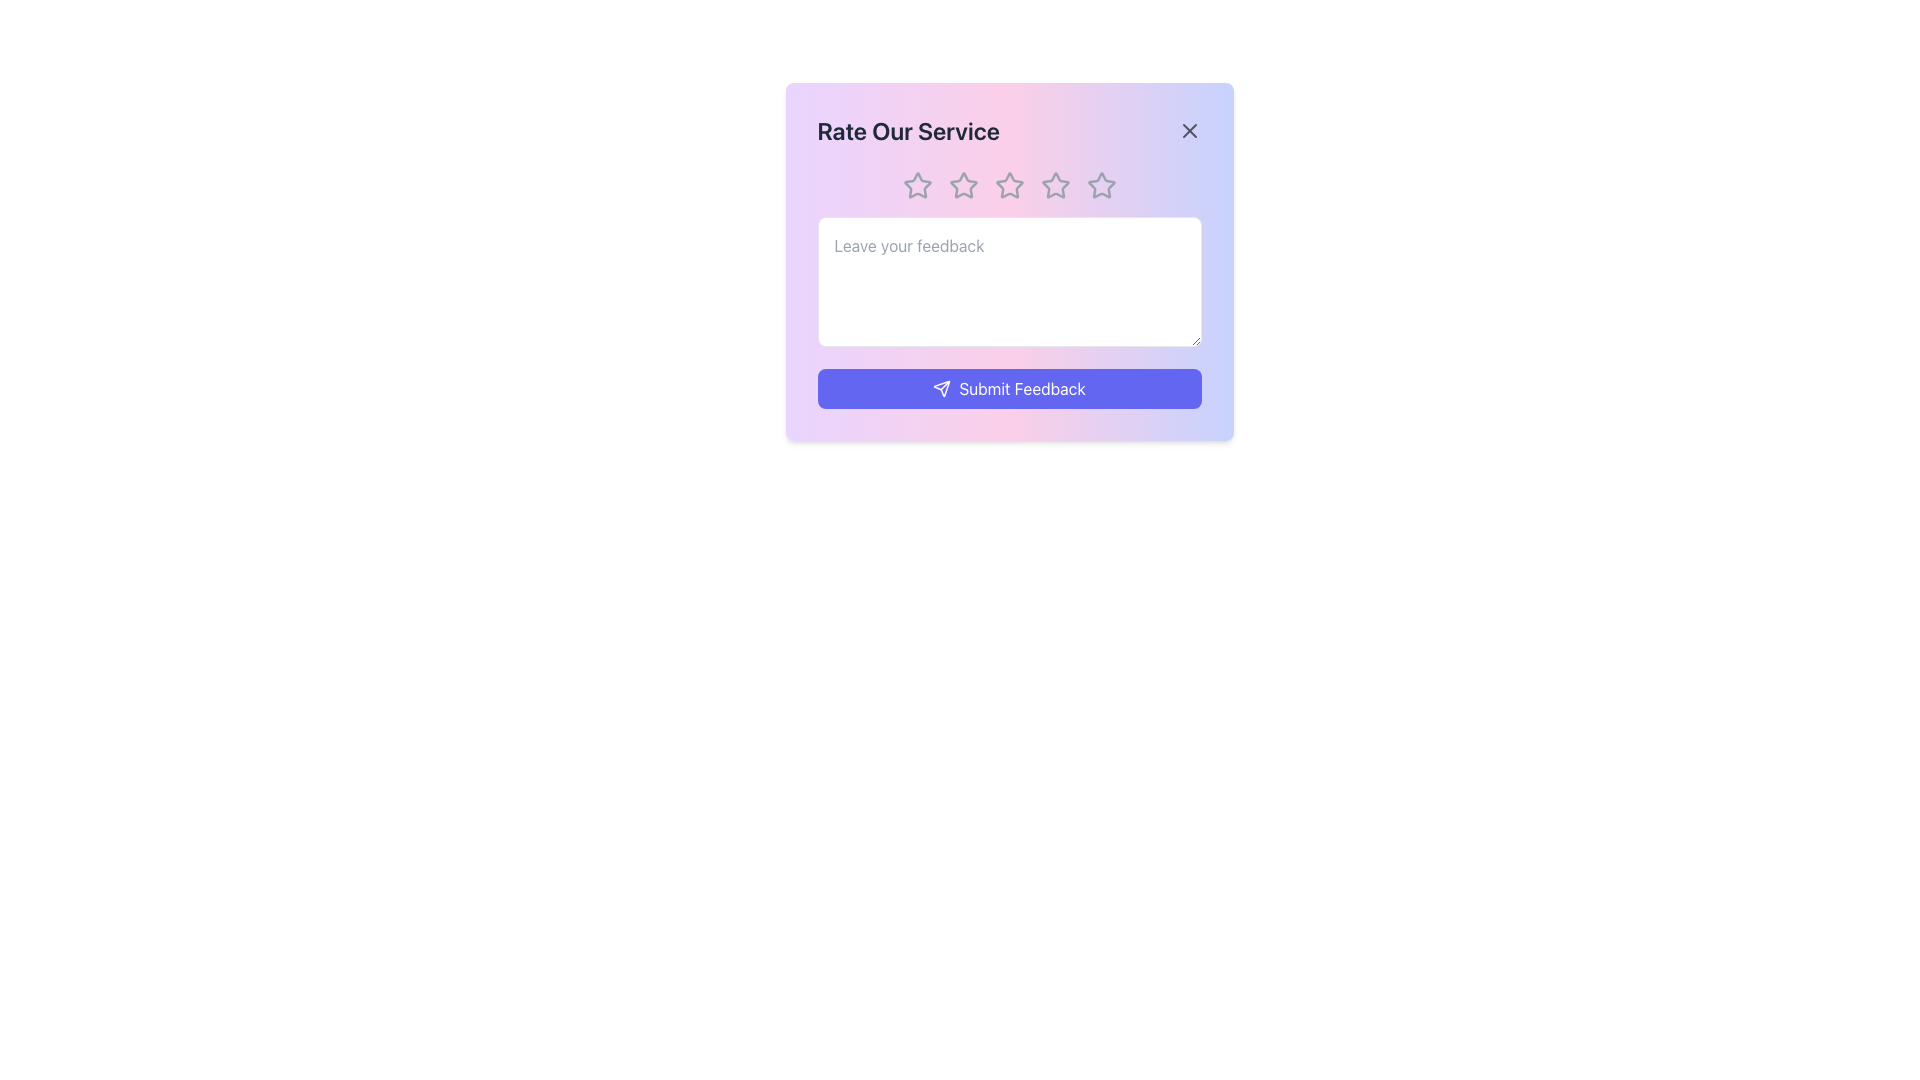  Describe the element at coordinates (1054, 185) in the screenshot. I see `the third star in the 'Rate Our Service' modal` at that location.